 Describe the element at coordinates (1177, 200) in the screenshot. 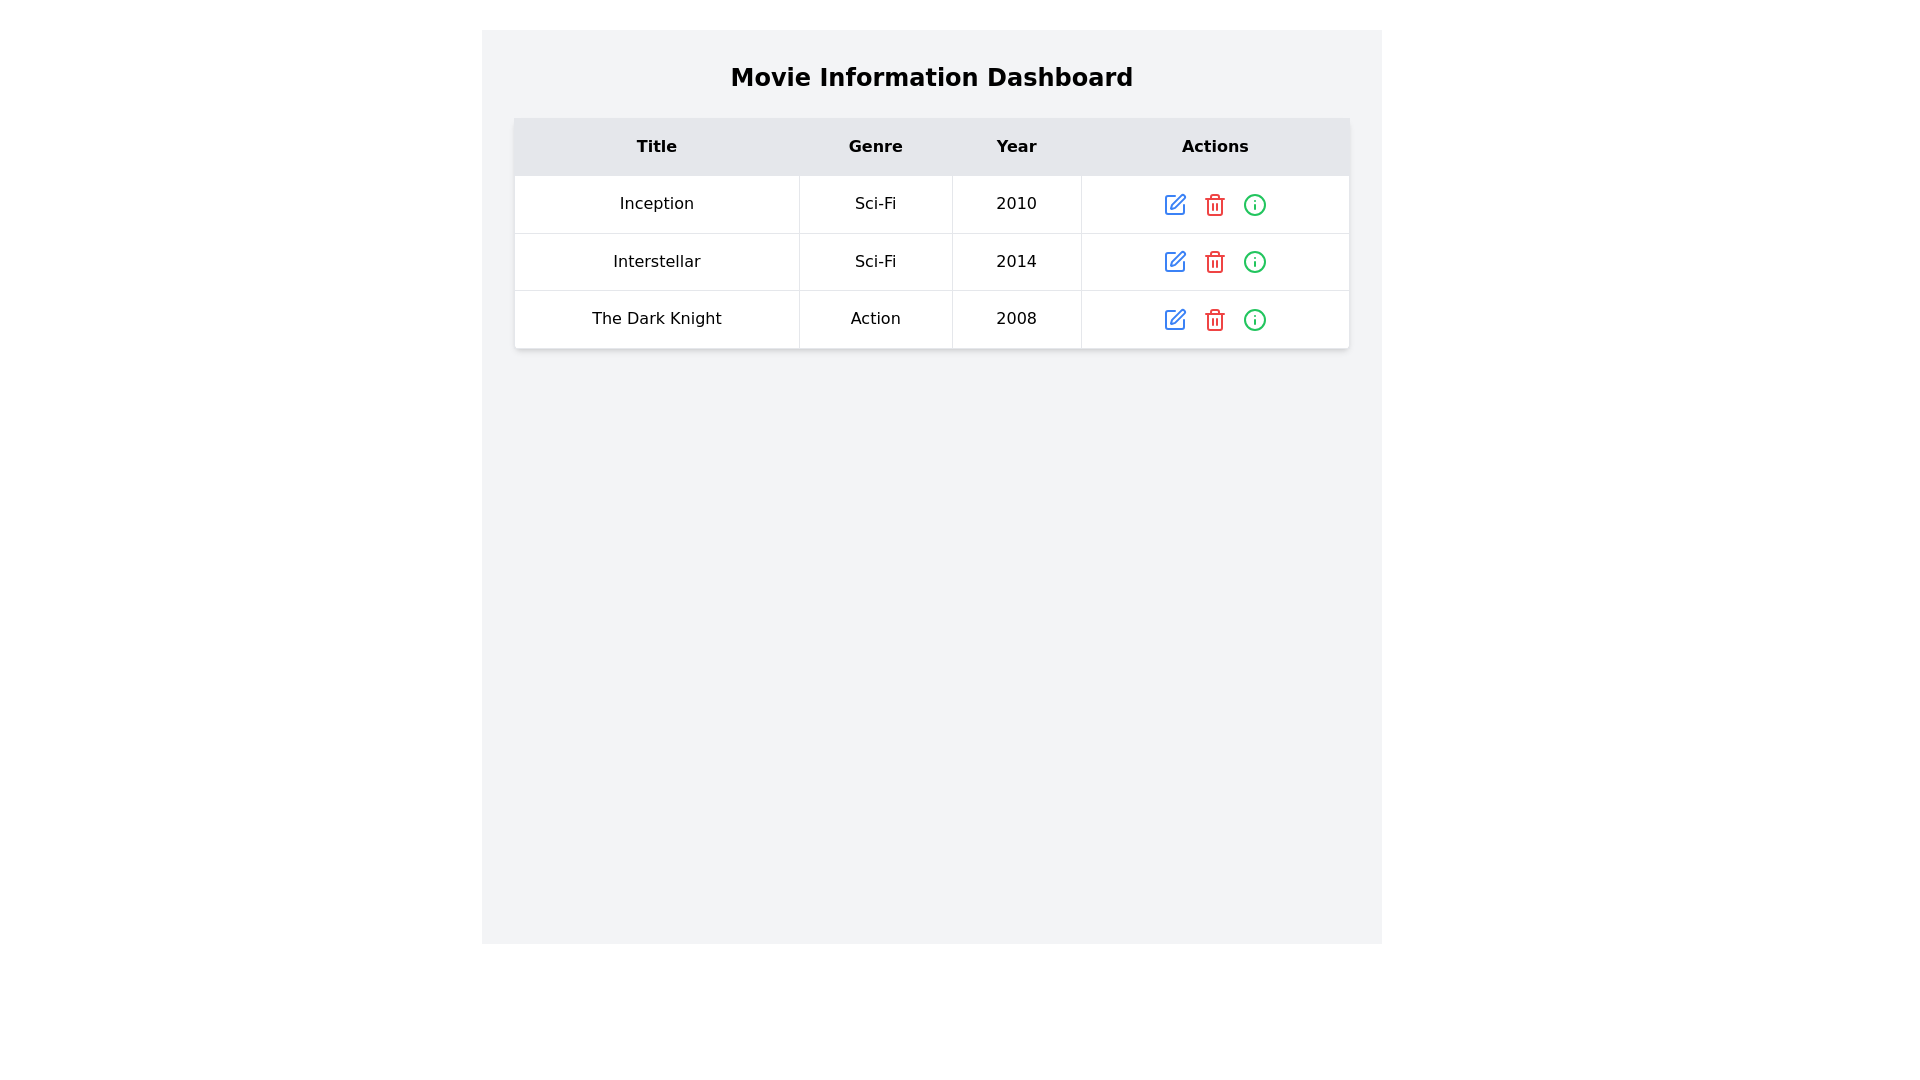

I see `the small pencil icon located in the 'Actions' column of the second row of the table to initiate an edit action` at that location.